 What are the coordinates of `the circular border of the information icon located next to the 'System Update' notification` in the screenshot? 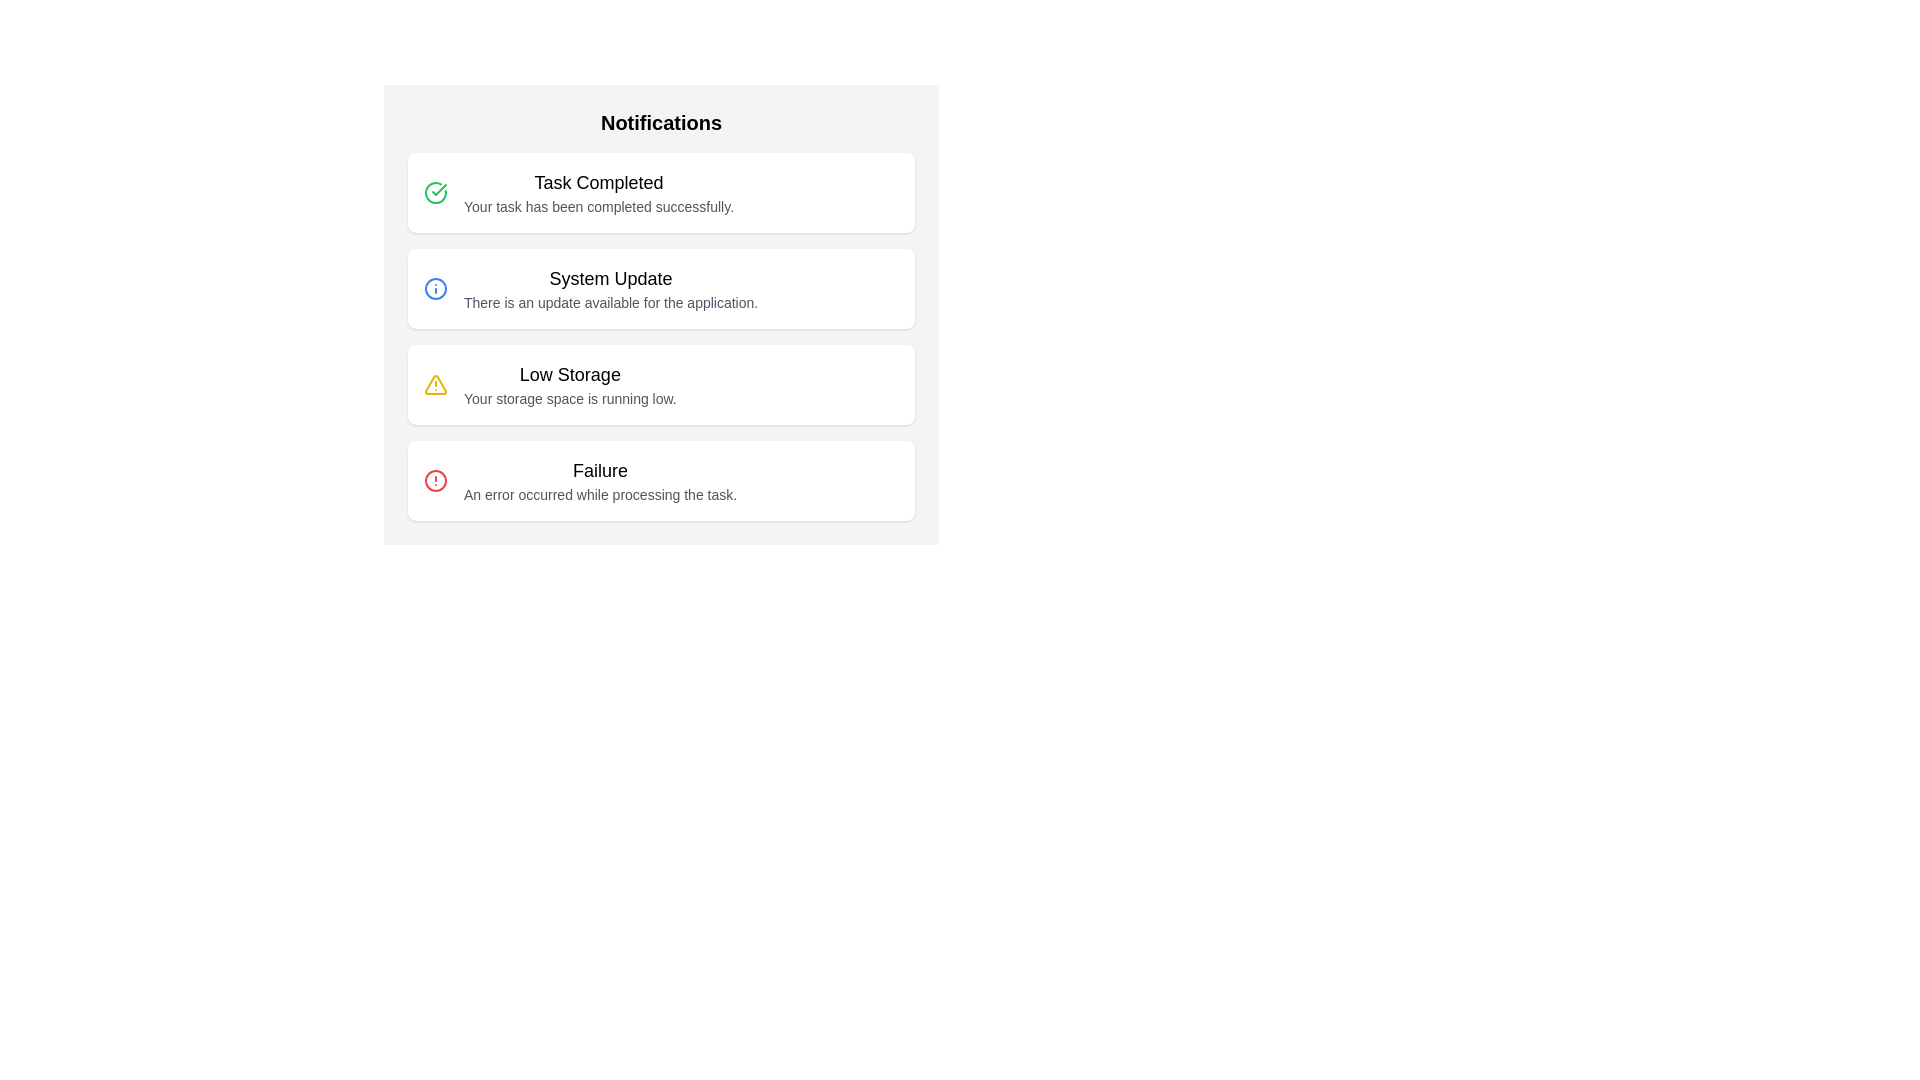 It's located at (435, 289).